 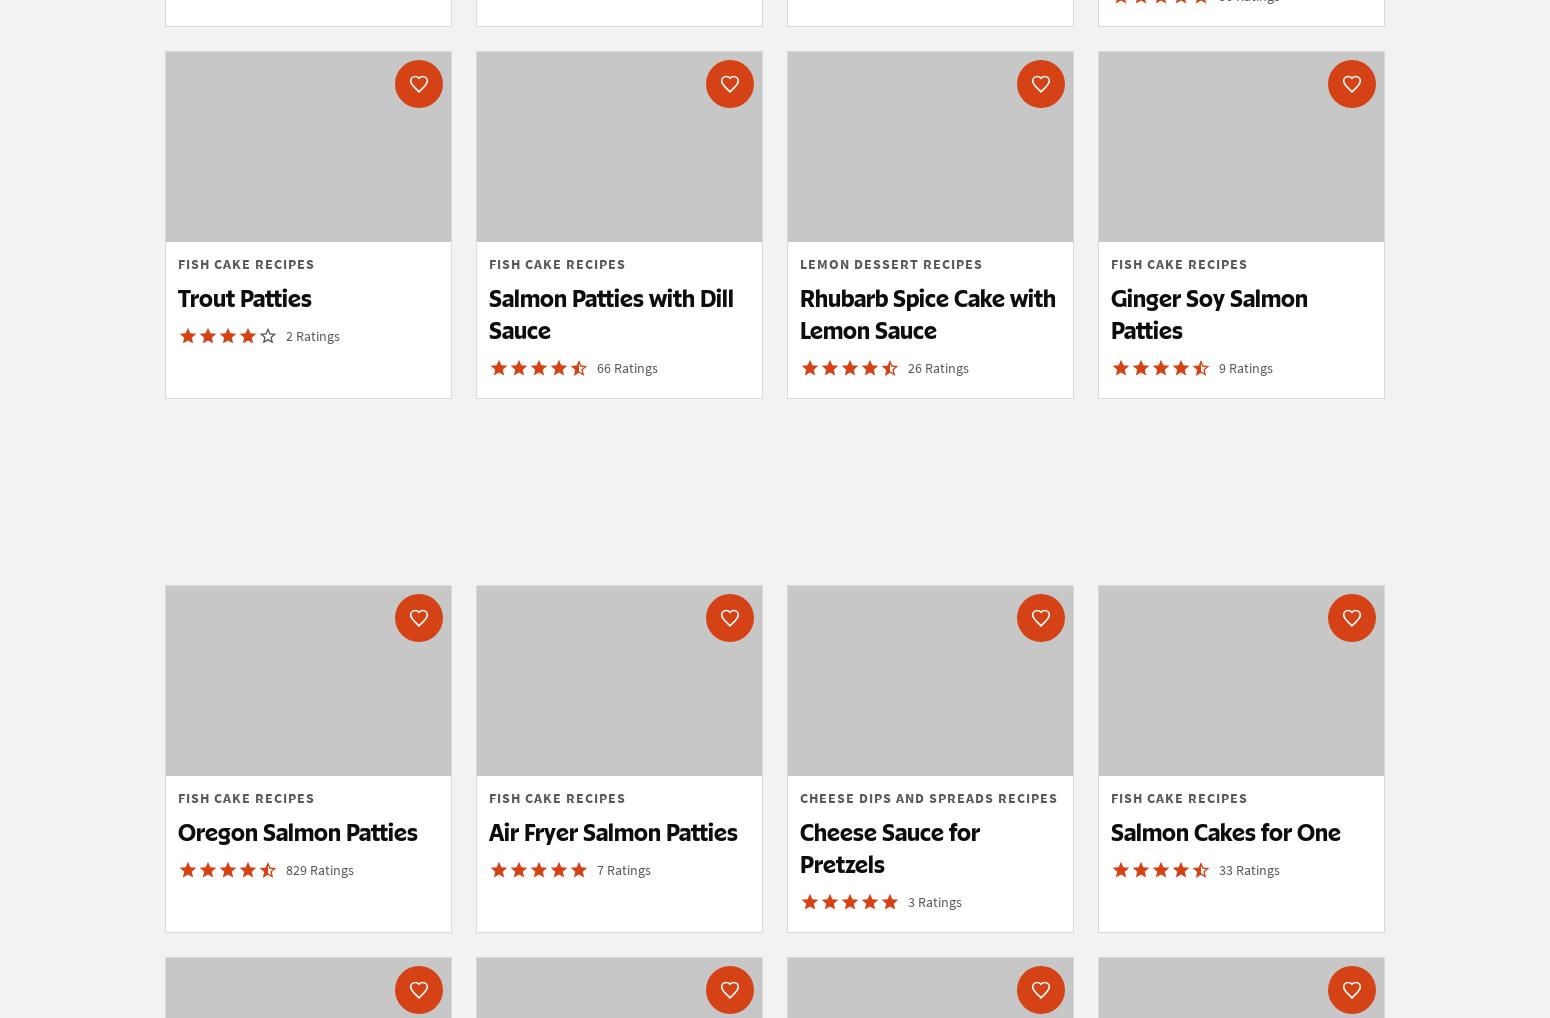 I want to click on '829', so click(x=298, y=868).